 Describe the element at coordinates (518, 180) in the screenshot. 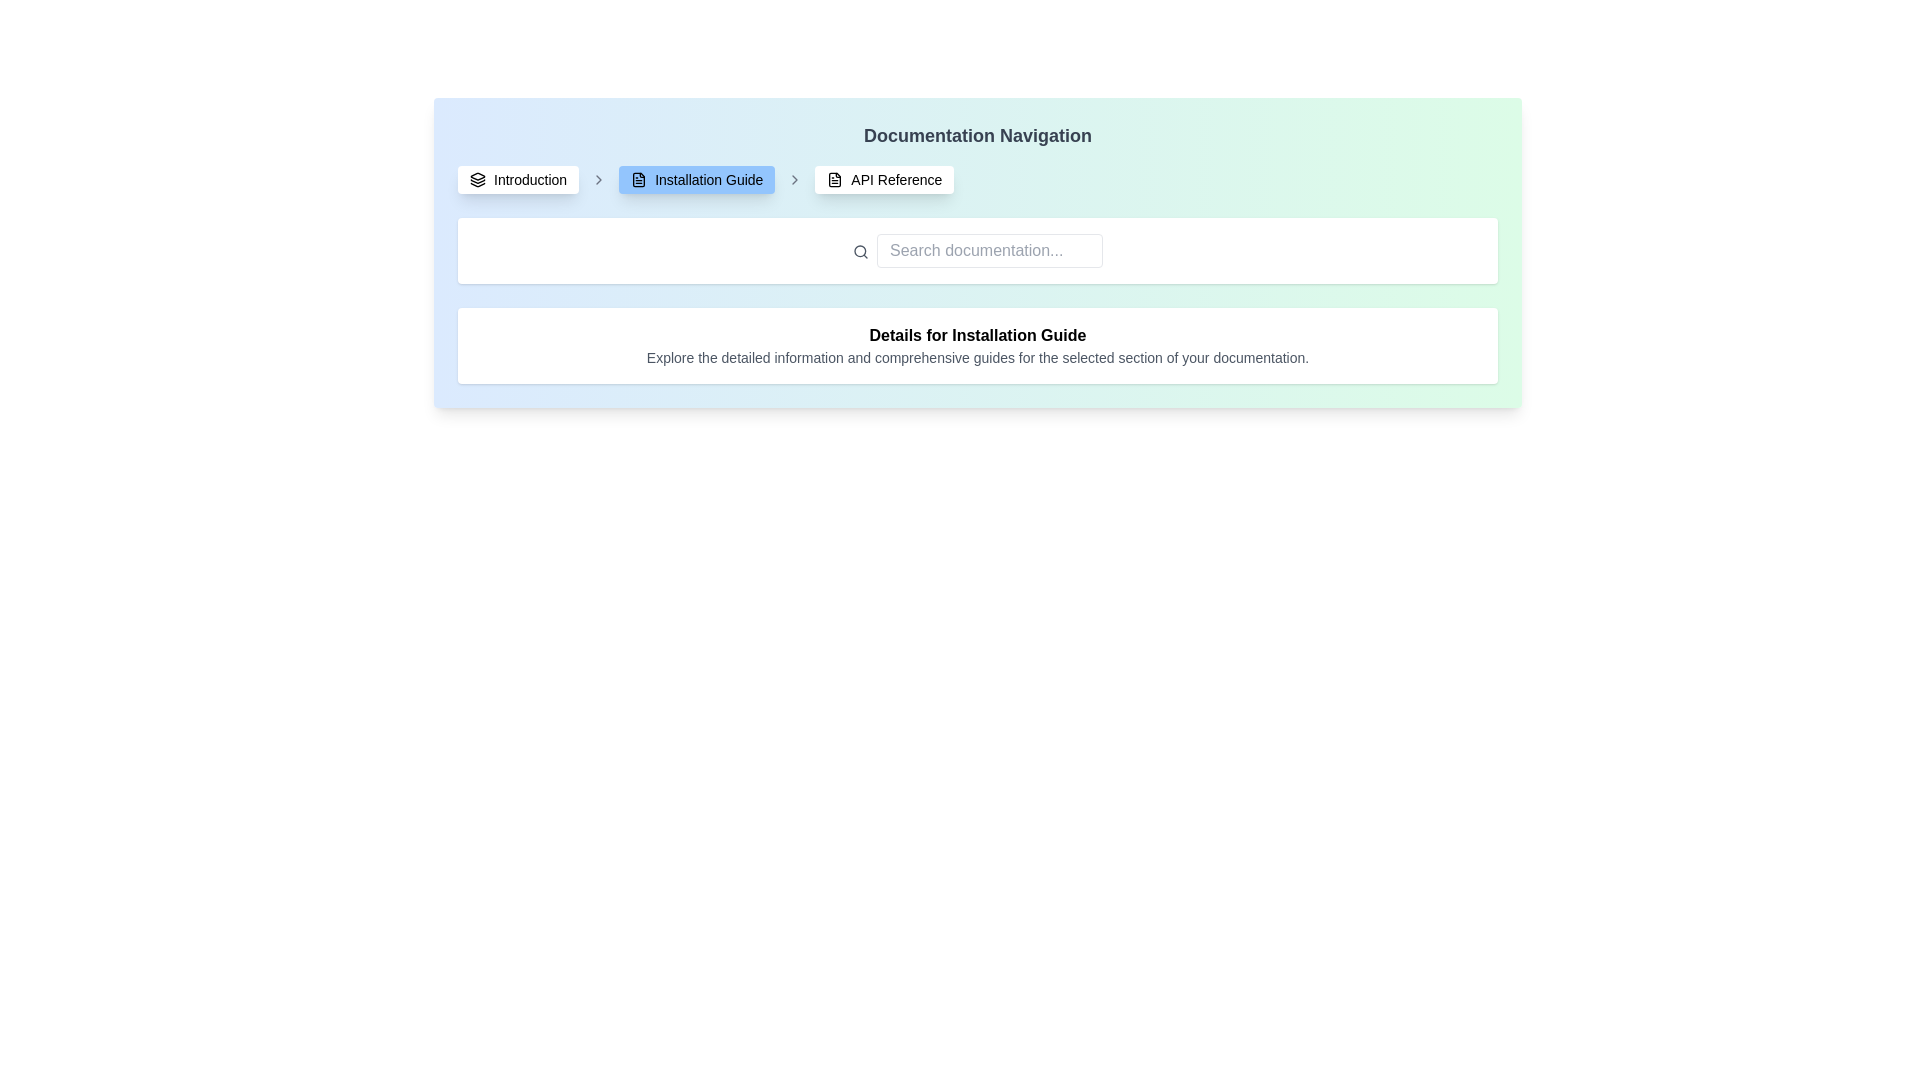

I see `the stylized button labeled 'Introduction' located in the upper-left segment of the navigation bar` at that location.